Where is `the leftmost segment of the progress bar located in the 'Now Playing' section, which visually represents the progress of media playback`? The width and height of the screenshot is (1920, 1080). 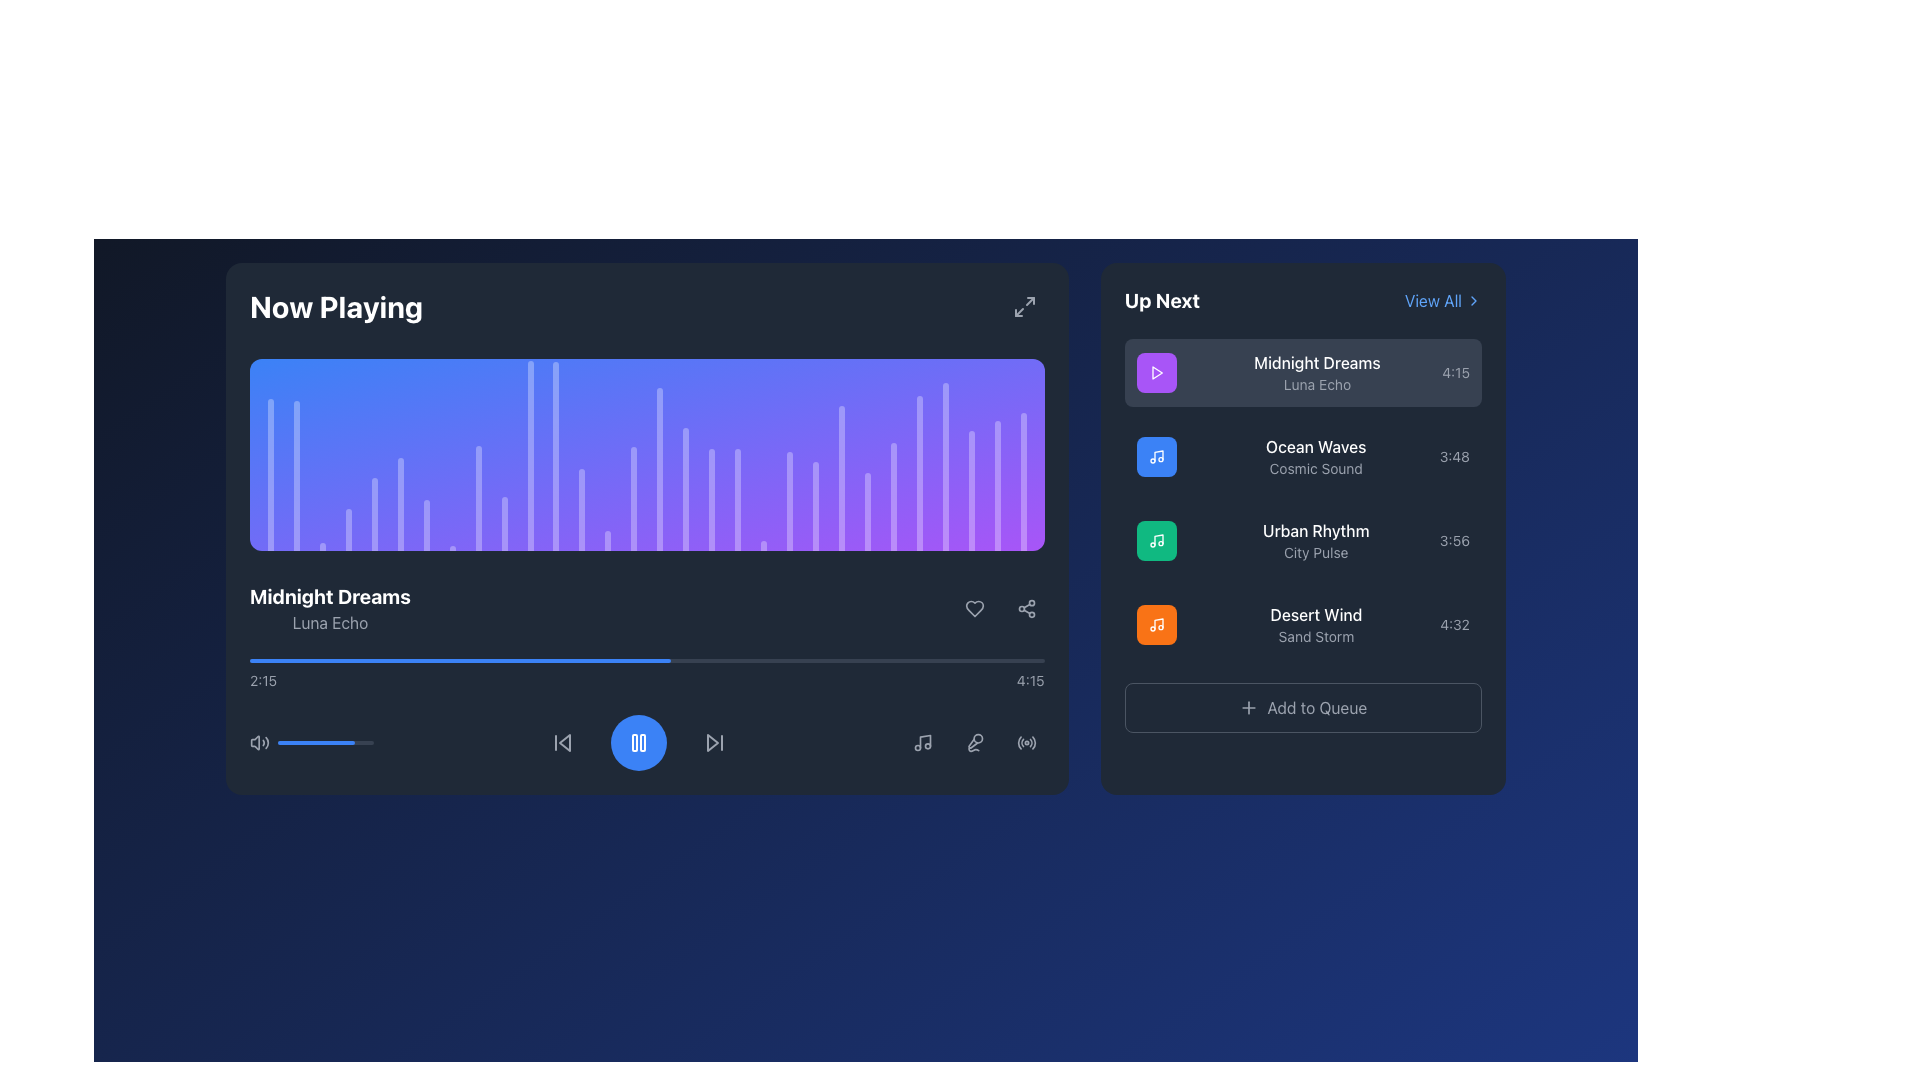 the leftmost segment of the progress bar located in the 'Now Playing' section, which visually represents the progress of media playback is located at coordinates (459, 660).